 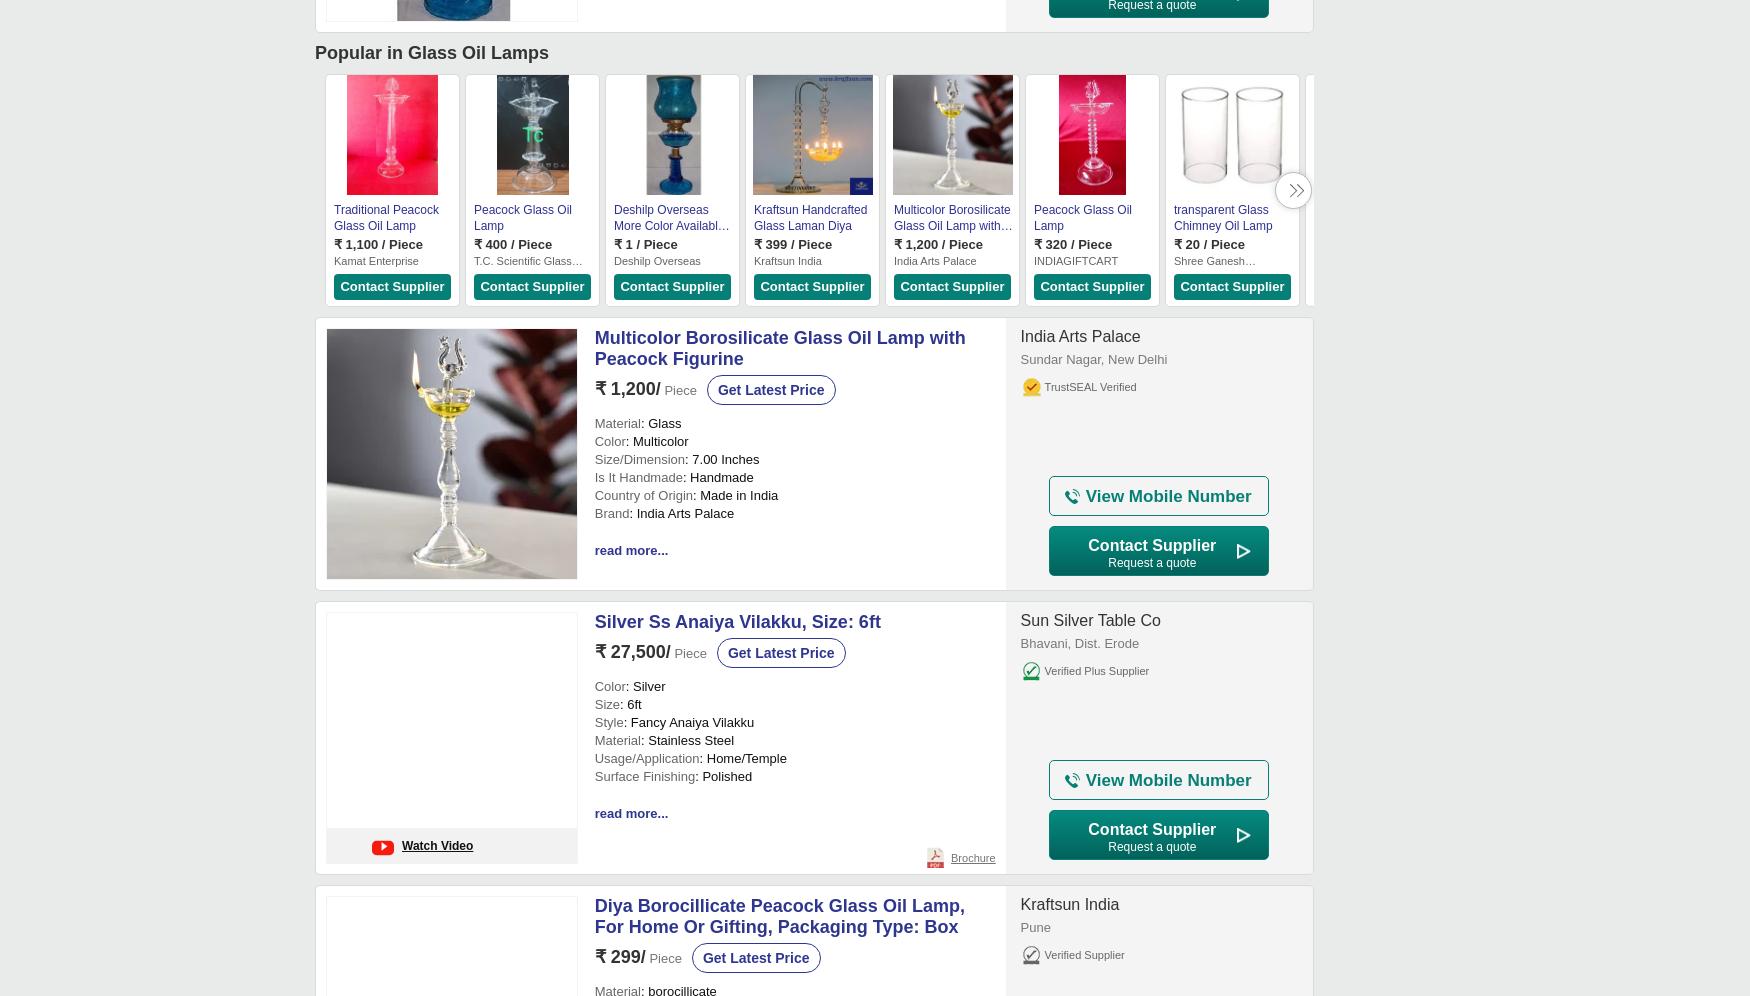 I want to click on ':  Handmade', so click(x=680, y=476).